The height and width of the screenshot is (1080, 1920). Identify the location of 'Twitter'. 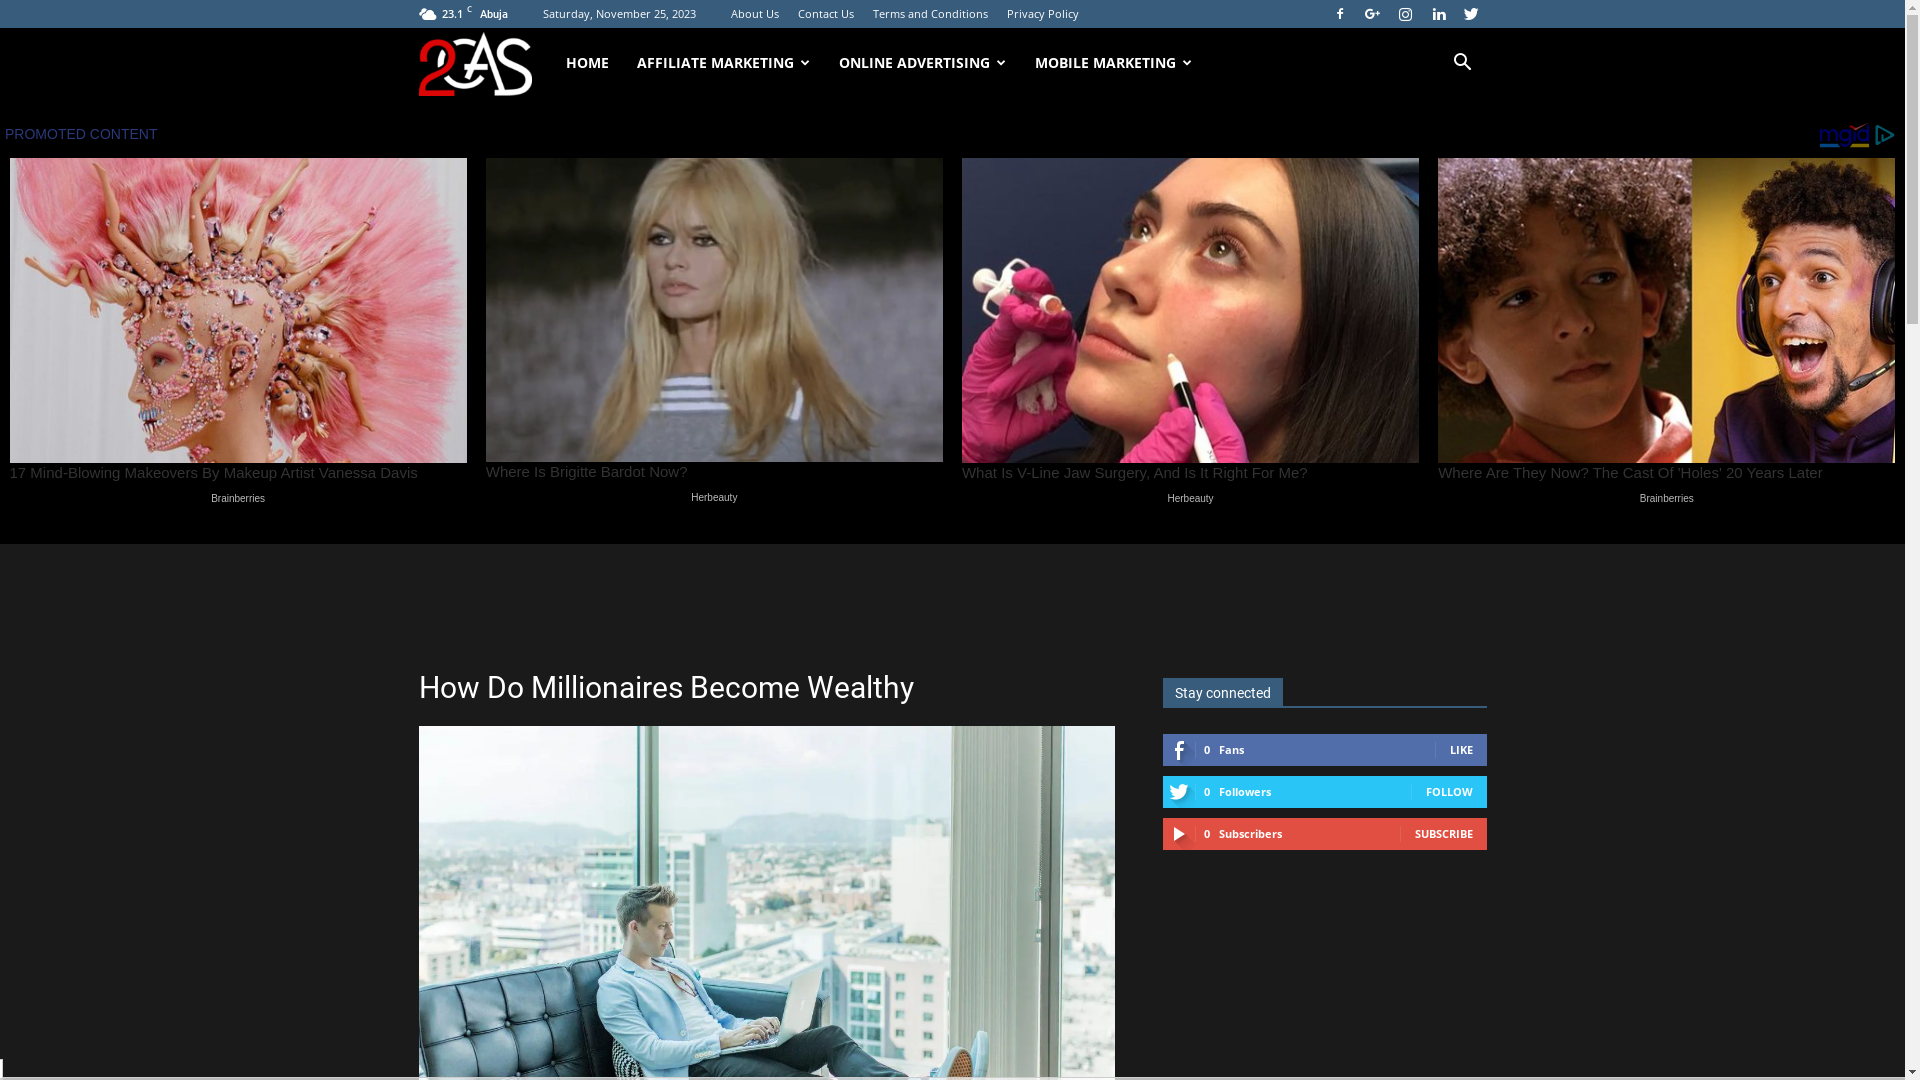
(1470, 14).